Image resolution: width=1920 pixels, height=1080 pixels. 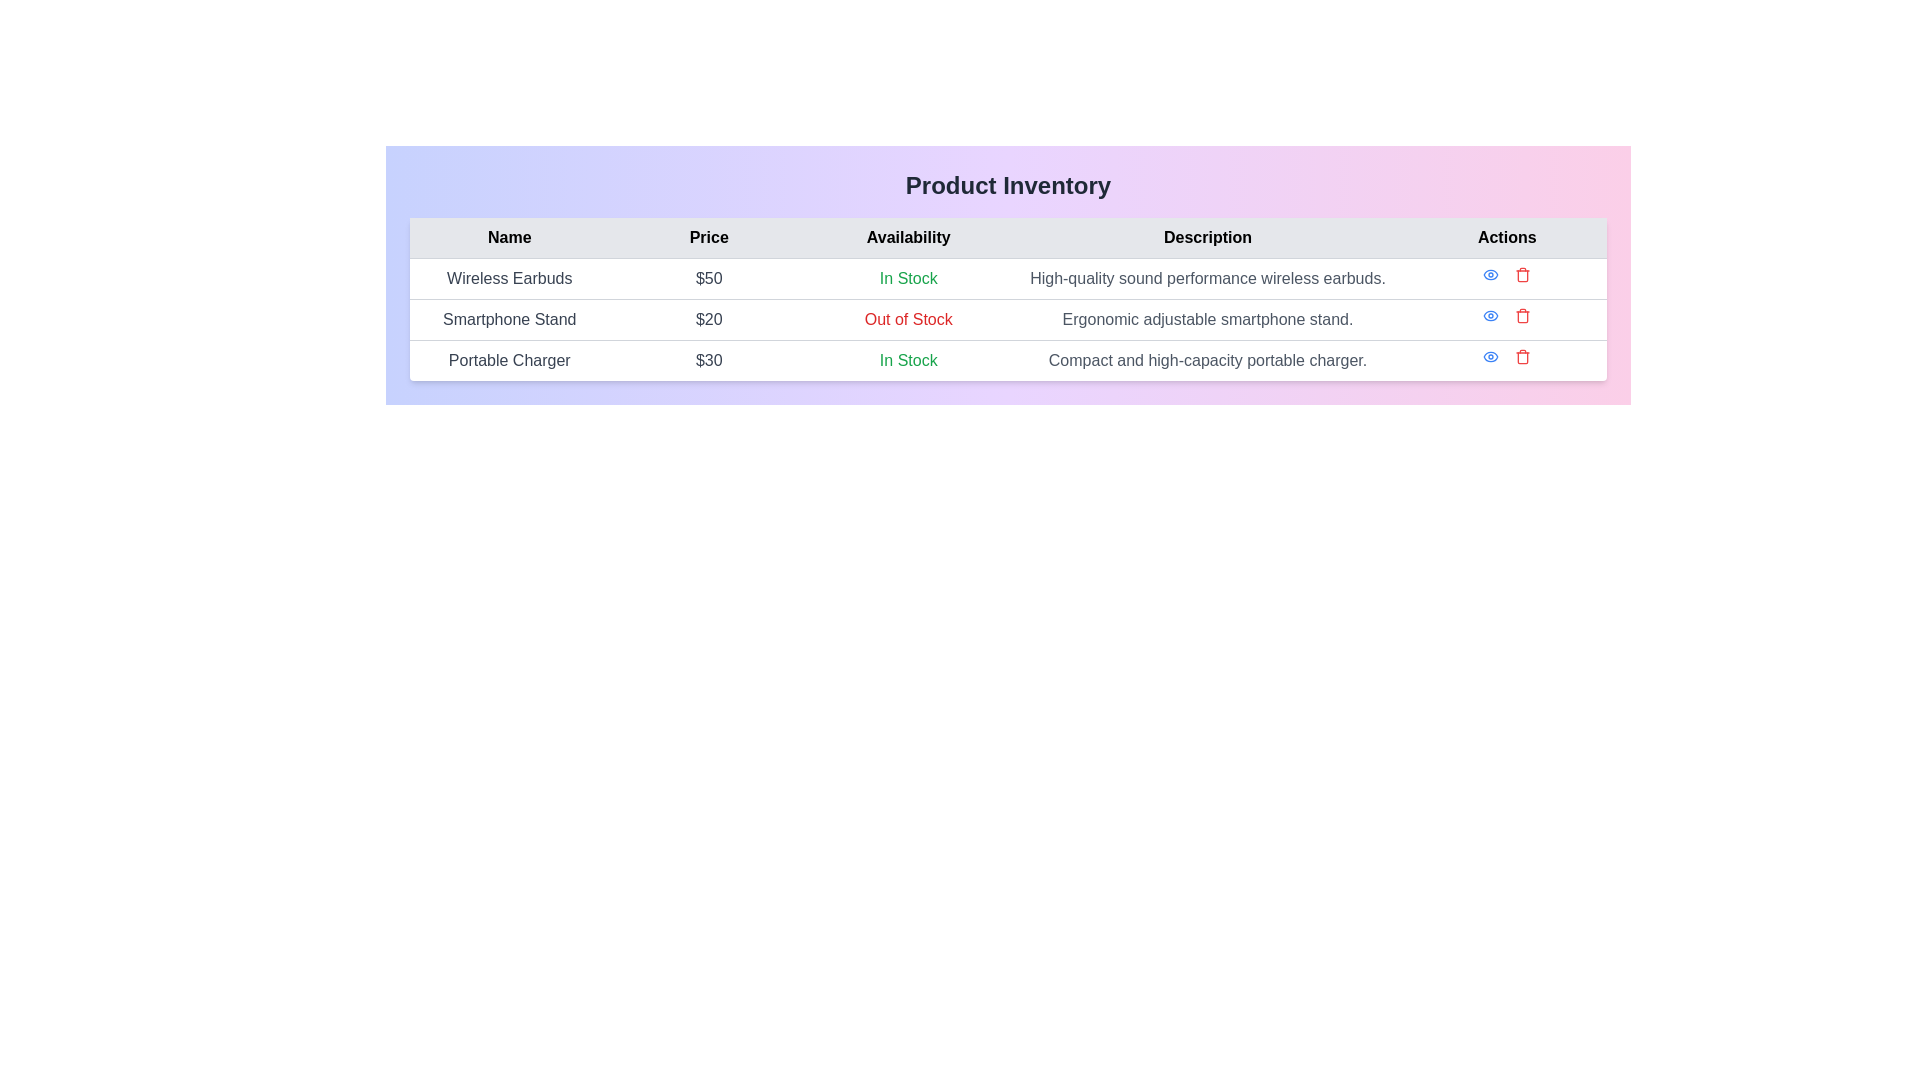 What do you see at coordinates (709, 319) in the screenshot?
I see `text of the price label for the 'Smartphone Stand' product, located in the second row of the inventory table under the 'Price' column, positioned between 'Smartphone Stand' and 'Out of Stock.'` at bounding box center [709, 319].